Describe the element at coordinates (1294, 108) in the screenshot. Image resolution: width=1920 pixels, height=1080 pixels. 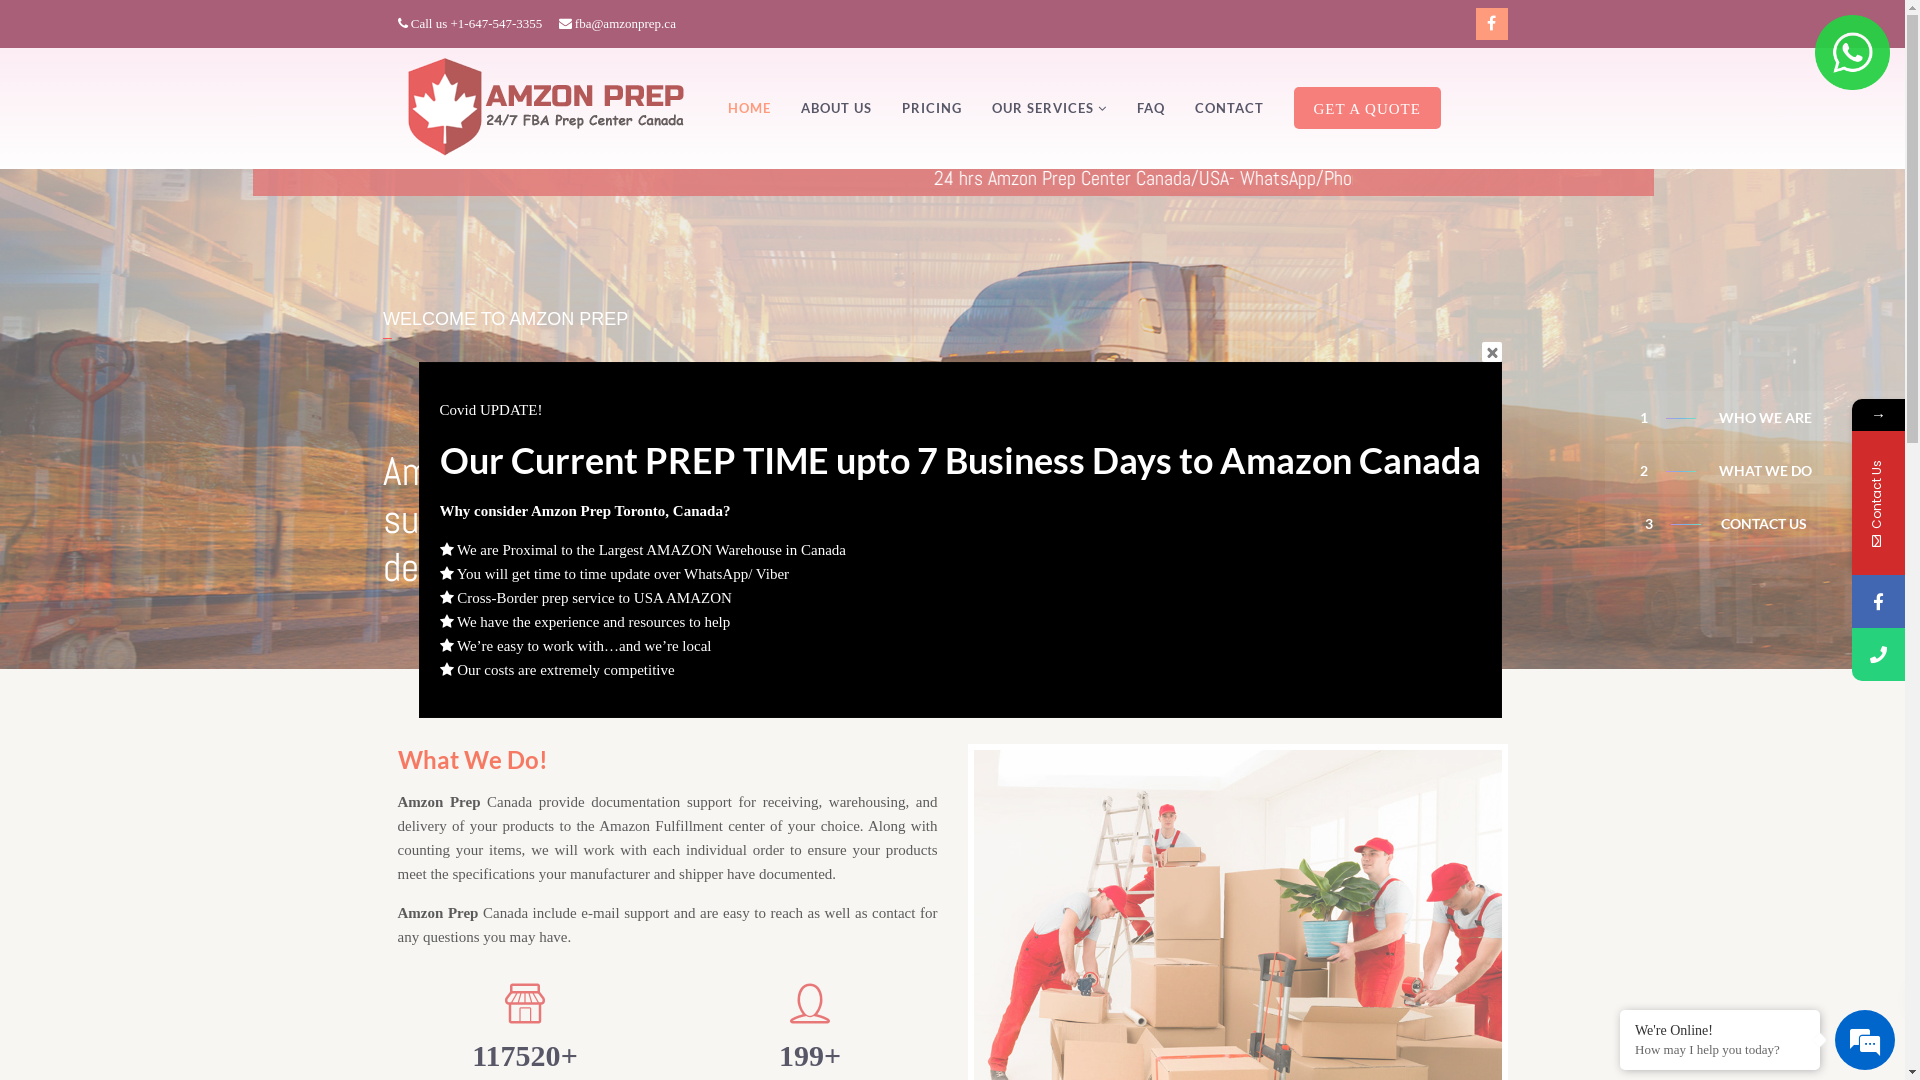
I see `'GET A QUOTE'` at that location.